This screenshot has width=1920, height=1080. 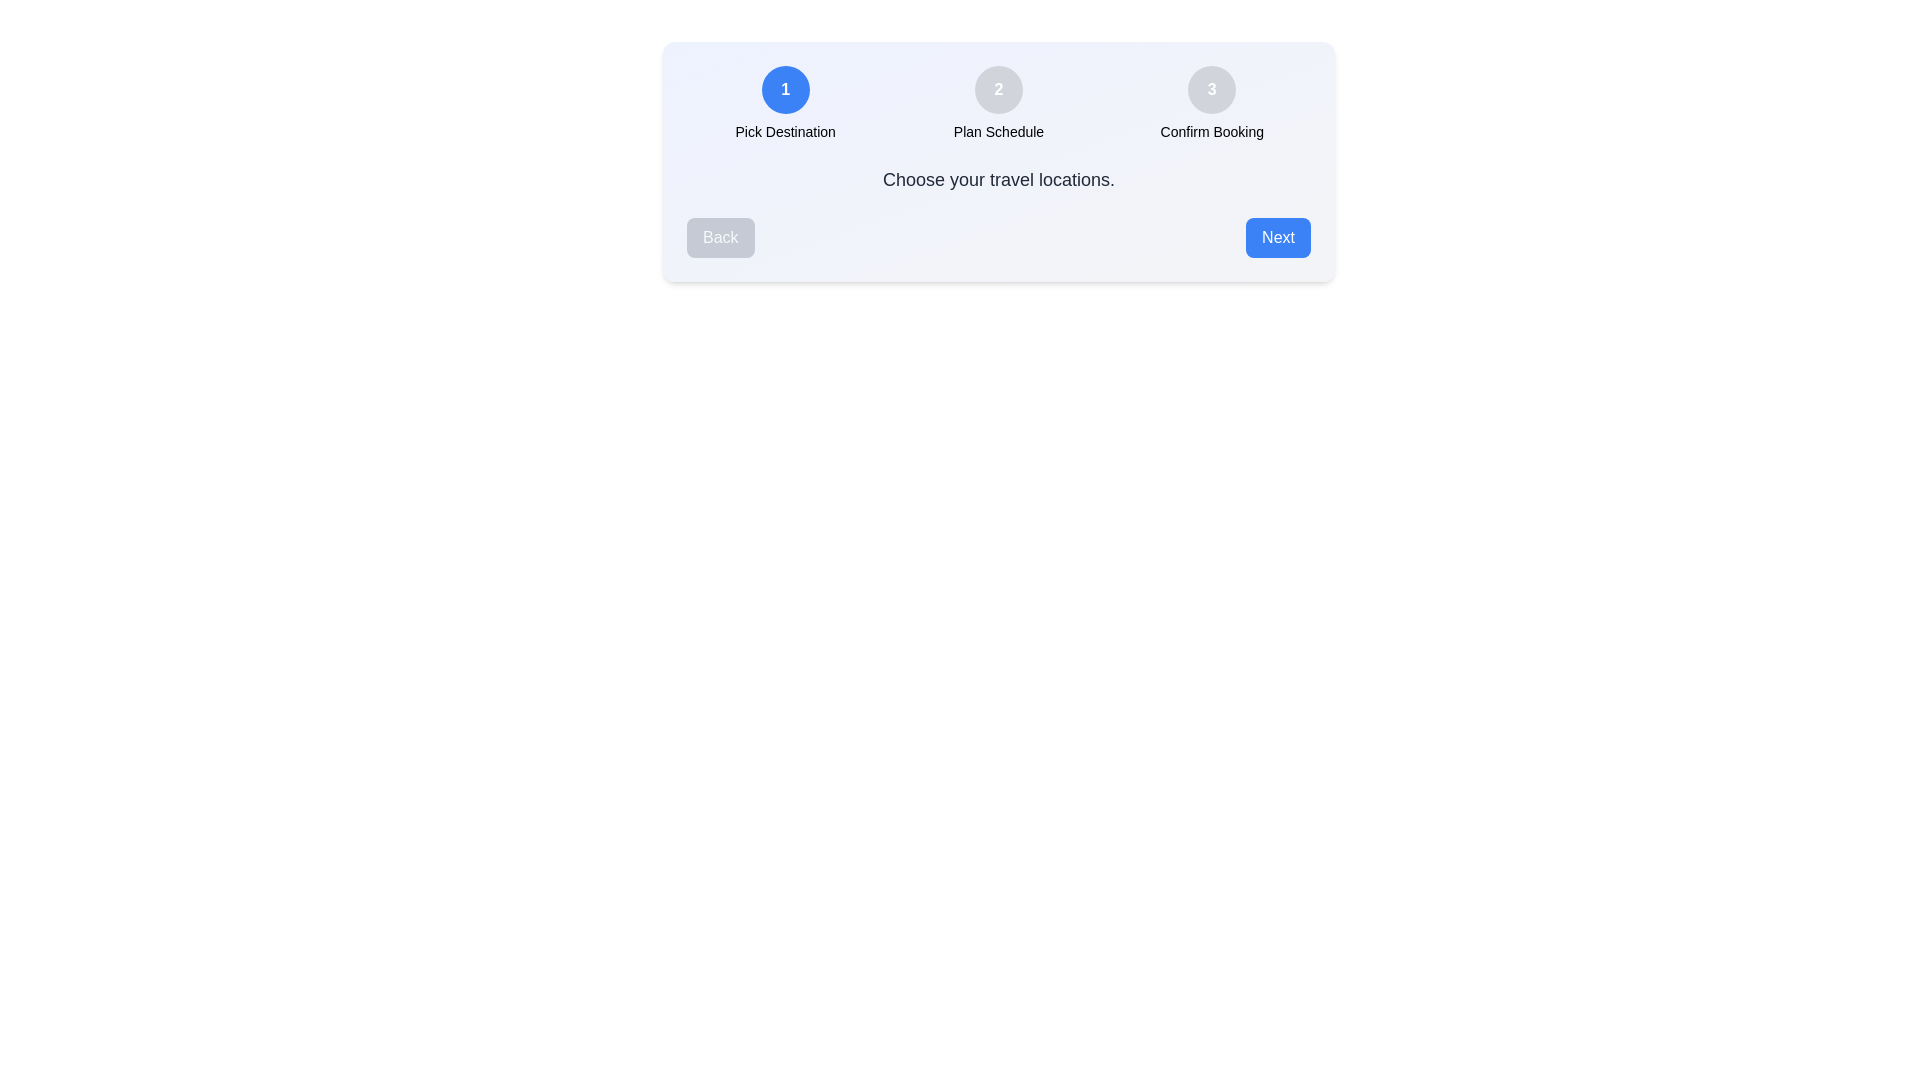 I want to click on the Next button to proceed to the next step, so click(x=1276, y=237).